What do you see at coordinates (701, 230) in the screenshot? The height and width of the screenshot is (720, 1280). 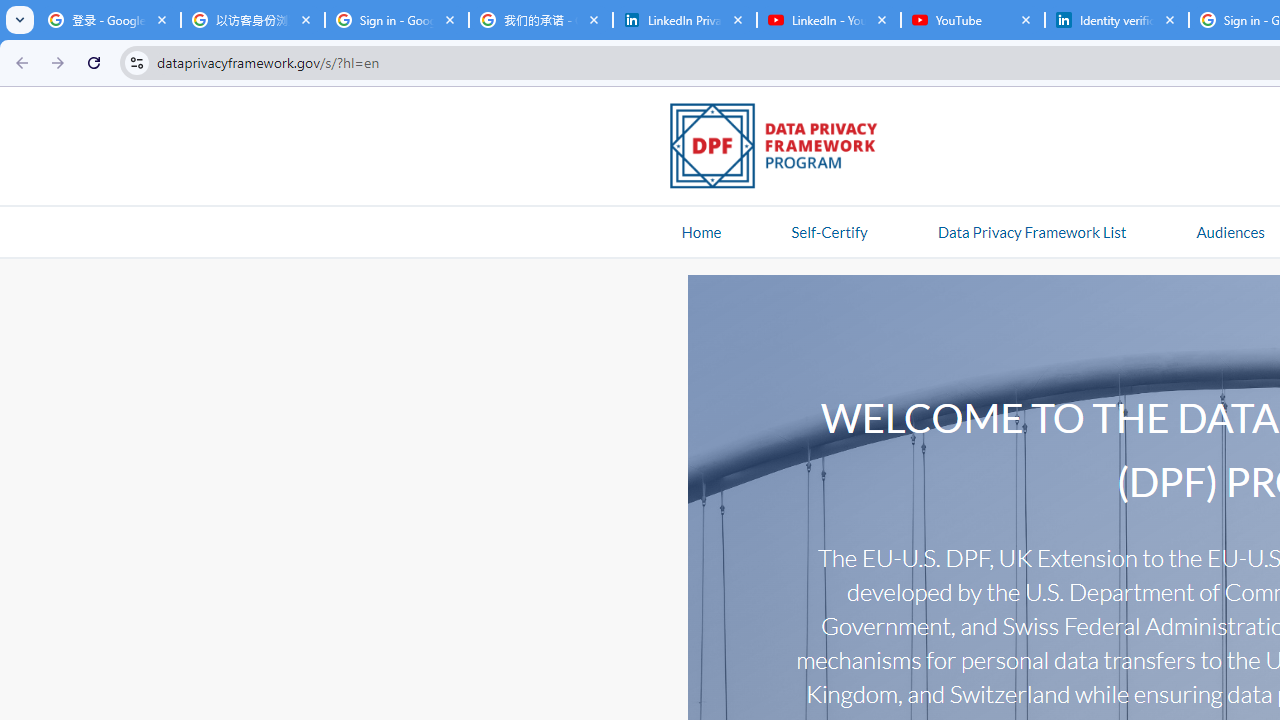 I see `'Home'` at bounding box center [701, 230].